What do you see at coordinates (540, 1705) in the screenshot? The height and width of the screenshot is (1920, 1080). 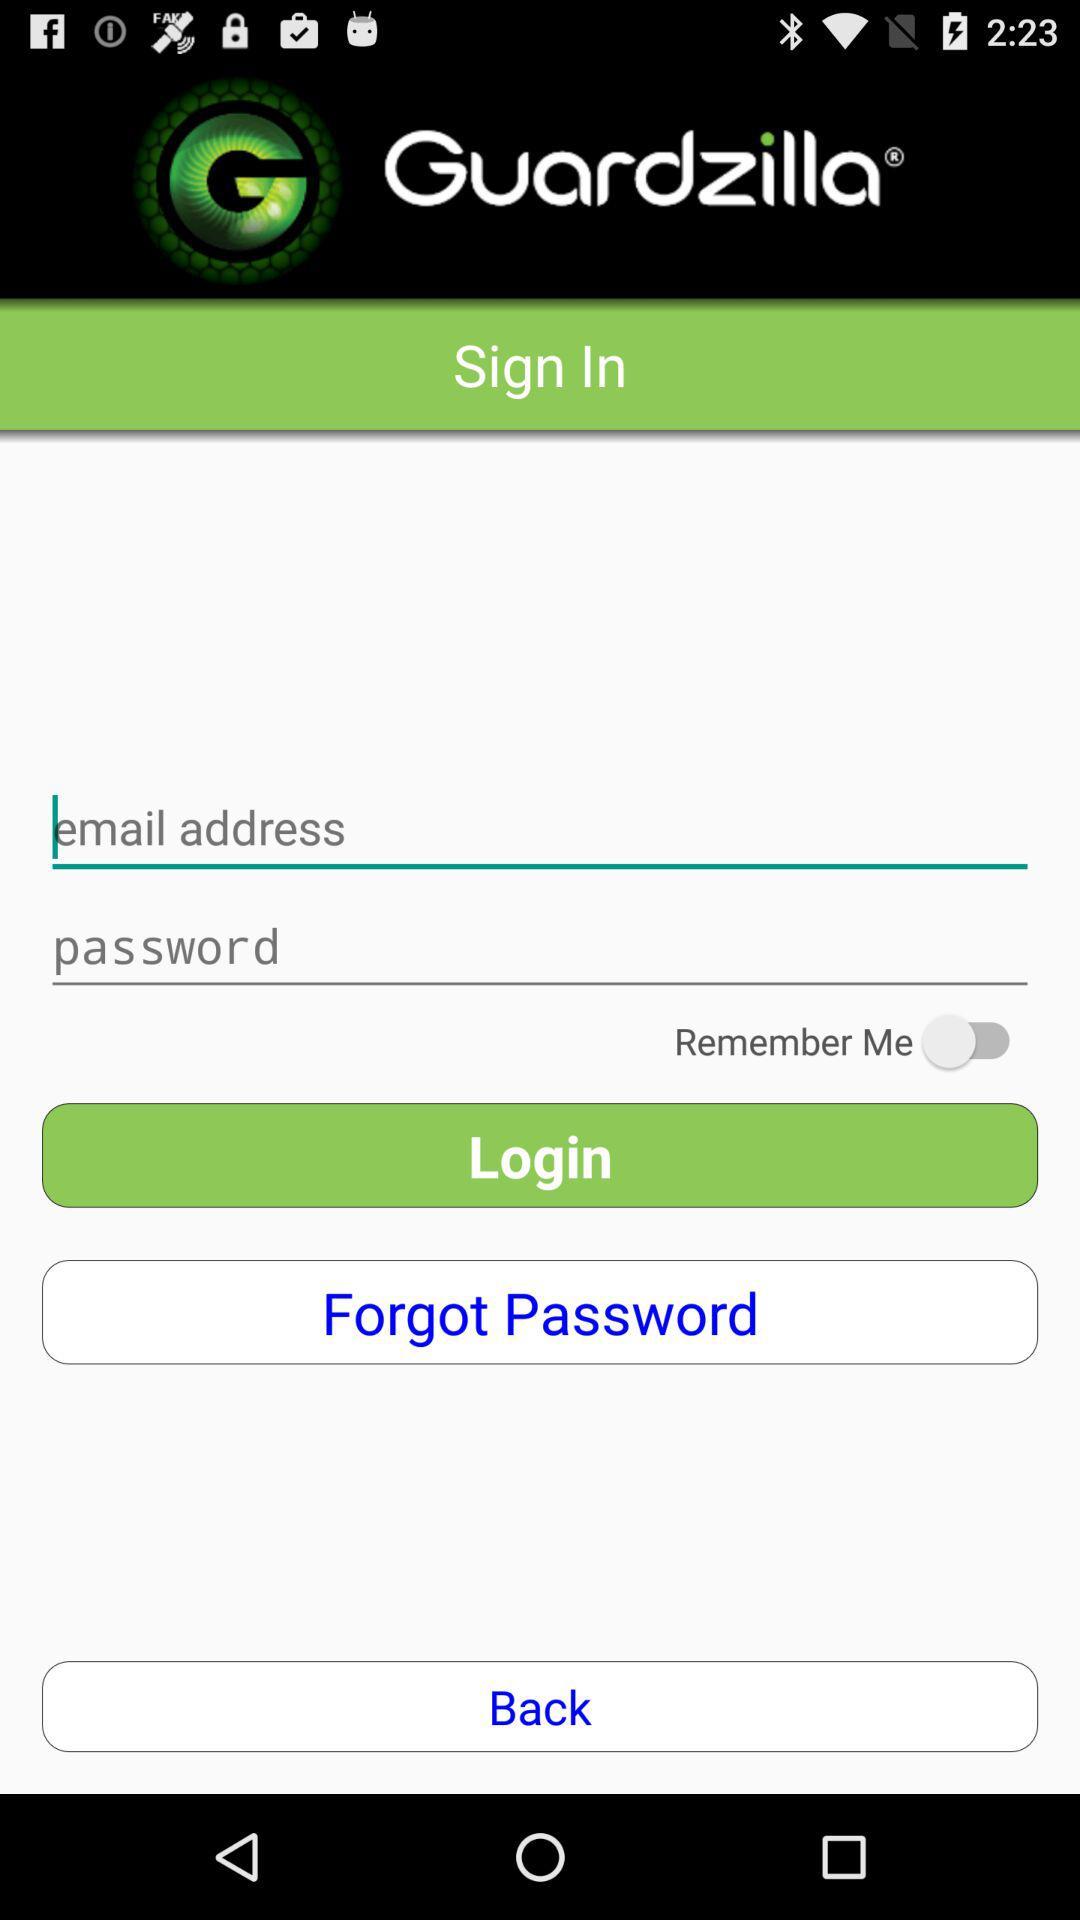 I see `the back app` at bounding box center [540, 1705].